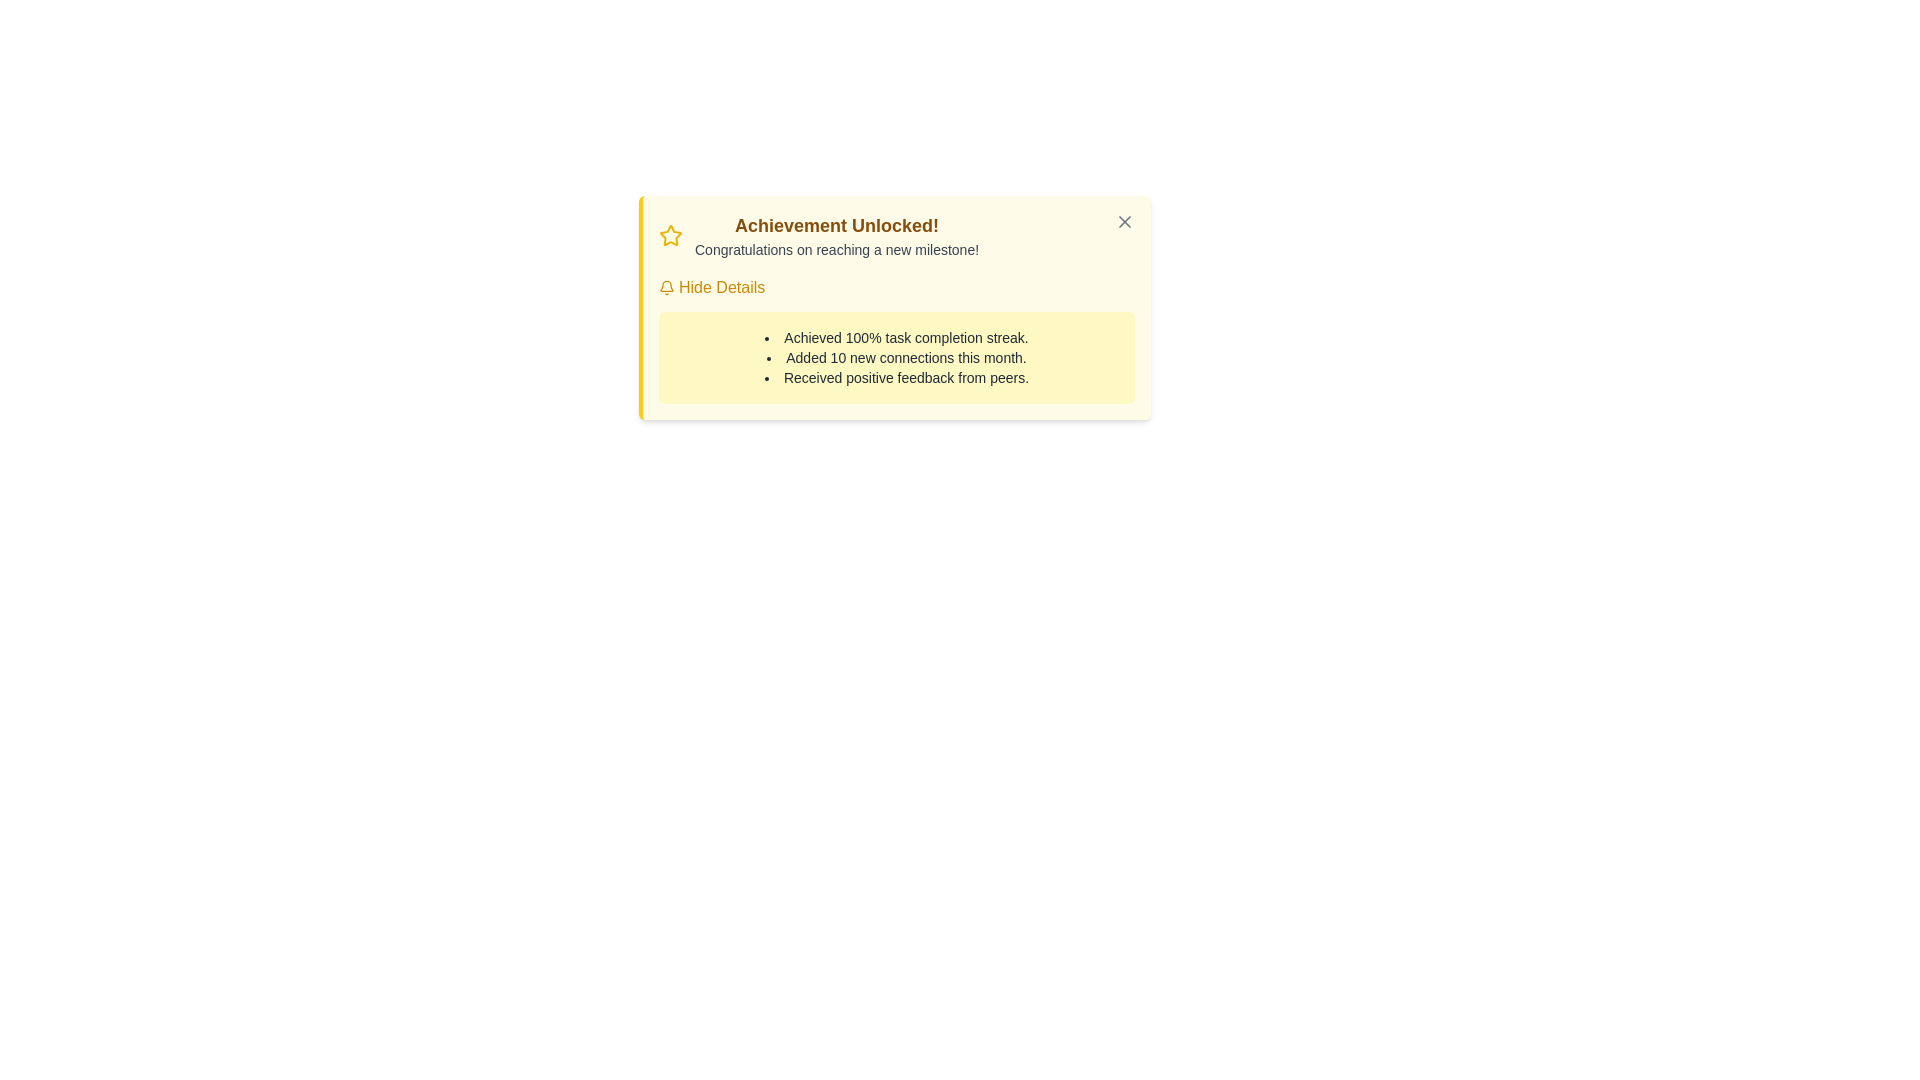  Describe the element at coordinates (896, 357) in the screenshot. I see `text content from the Text Display Panel, which features a yellow background with rounded corners and displays messages about task completion, new connections, and positive feedback, located near the center-right of the 'Achievement Unlocked!' notification panel` at that location.